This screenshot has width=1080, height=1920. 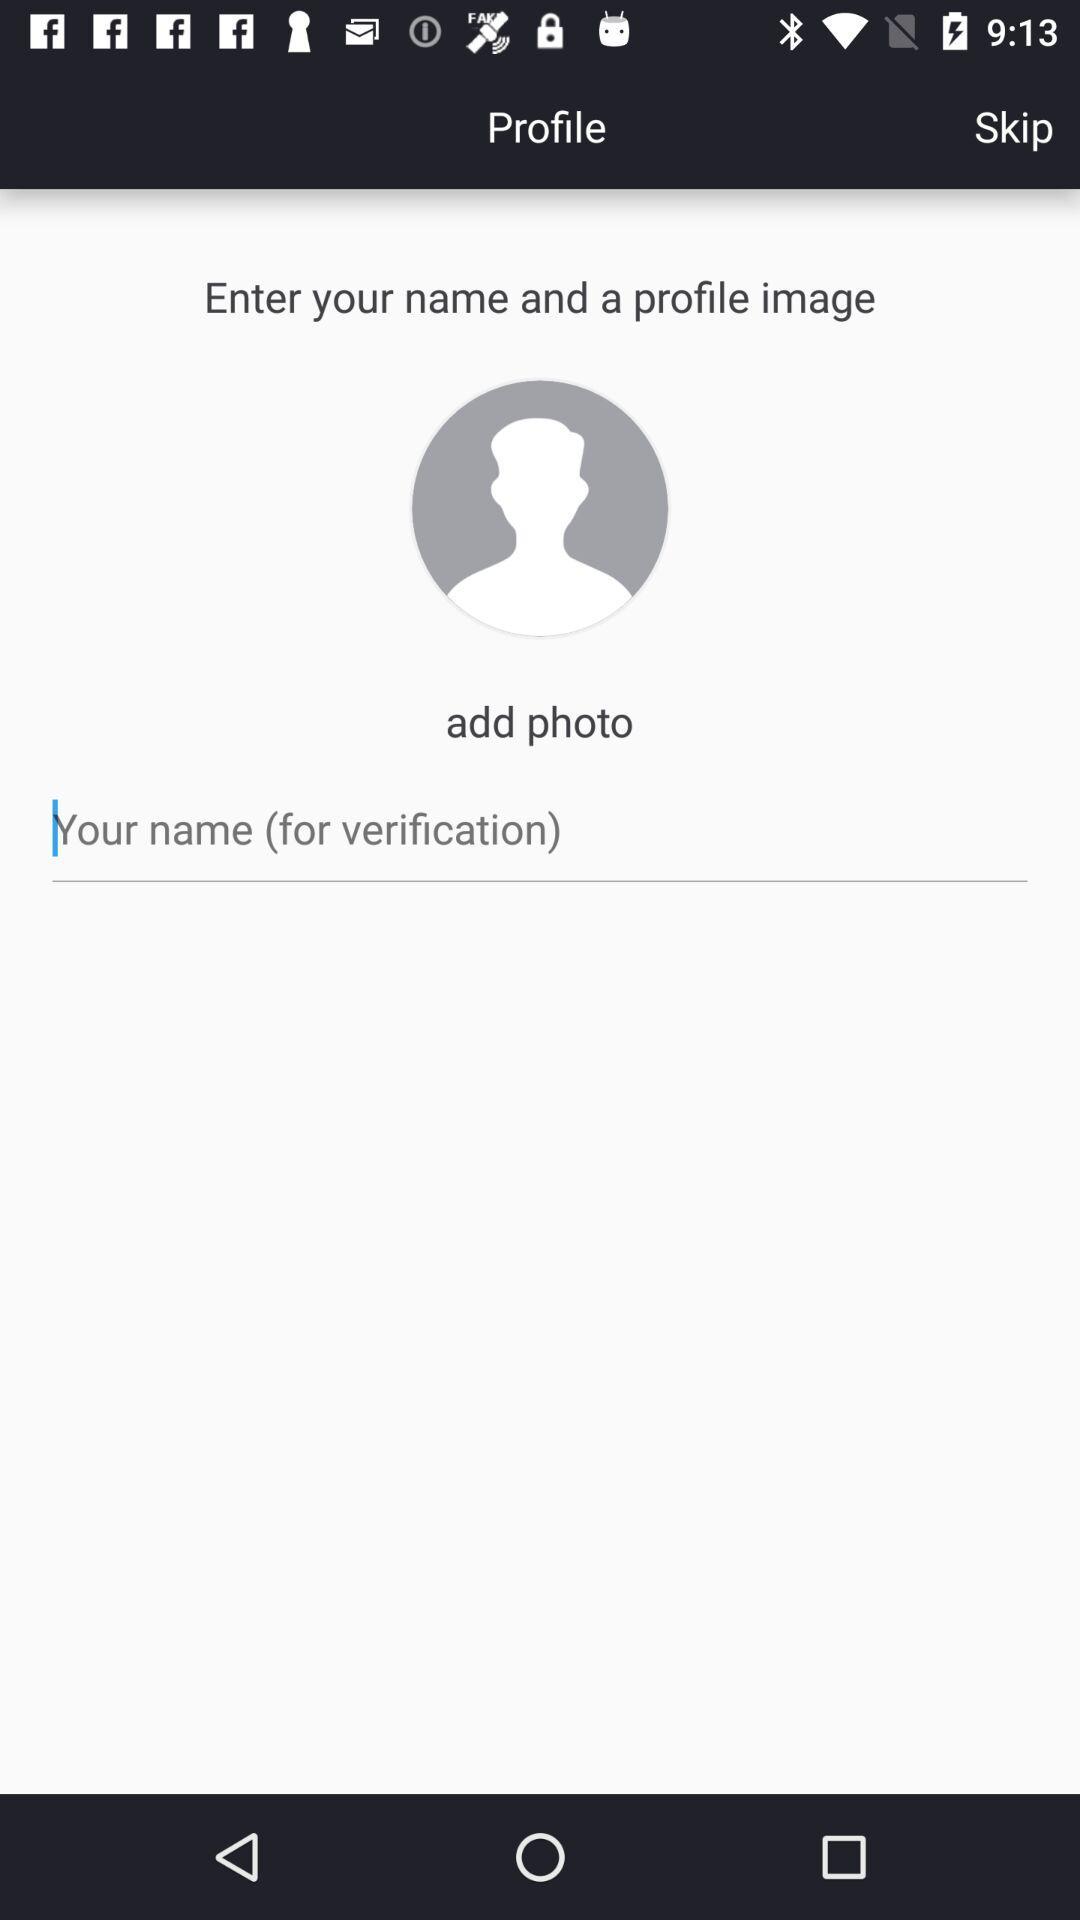 What do you see at coordinates (540, 828) in the screenshot?
I see `name` at bounding box center [540, 828].